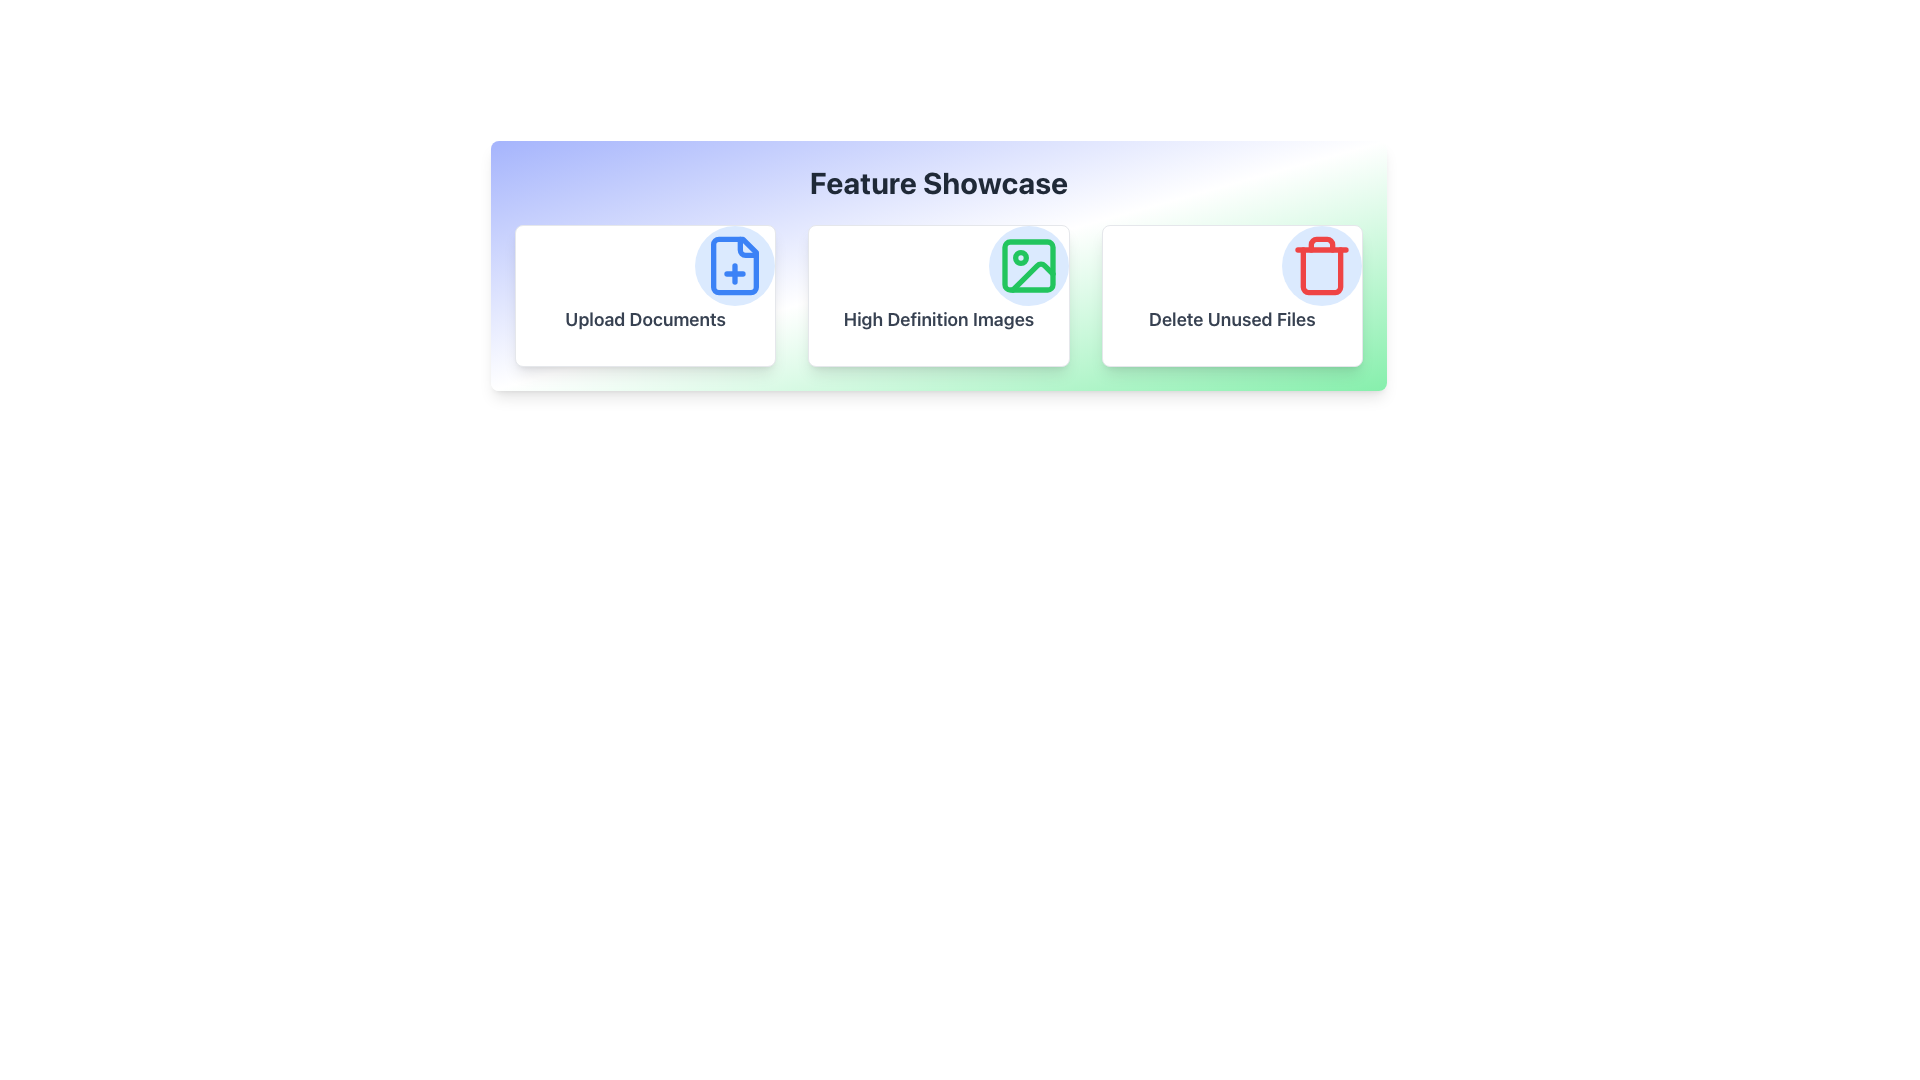 Image resolution: width=1920 pixels, height=1080 pixels. What do you see at coordinates (1028, 265) in the screenshot?
I see `the Decorative Icon, a circular icon with a light blue background and a green stylized photo symbol, located in the top-right corner of the 'High Definition Images' card` at bounding box center [1028, 265].